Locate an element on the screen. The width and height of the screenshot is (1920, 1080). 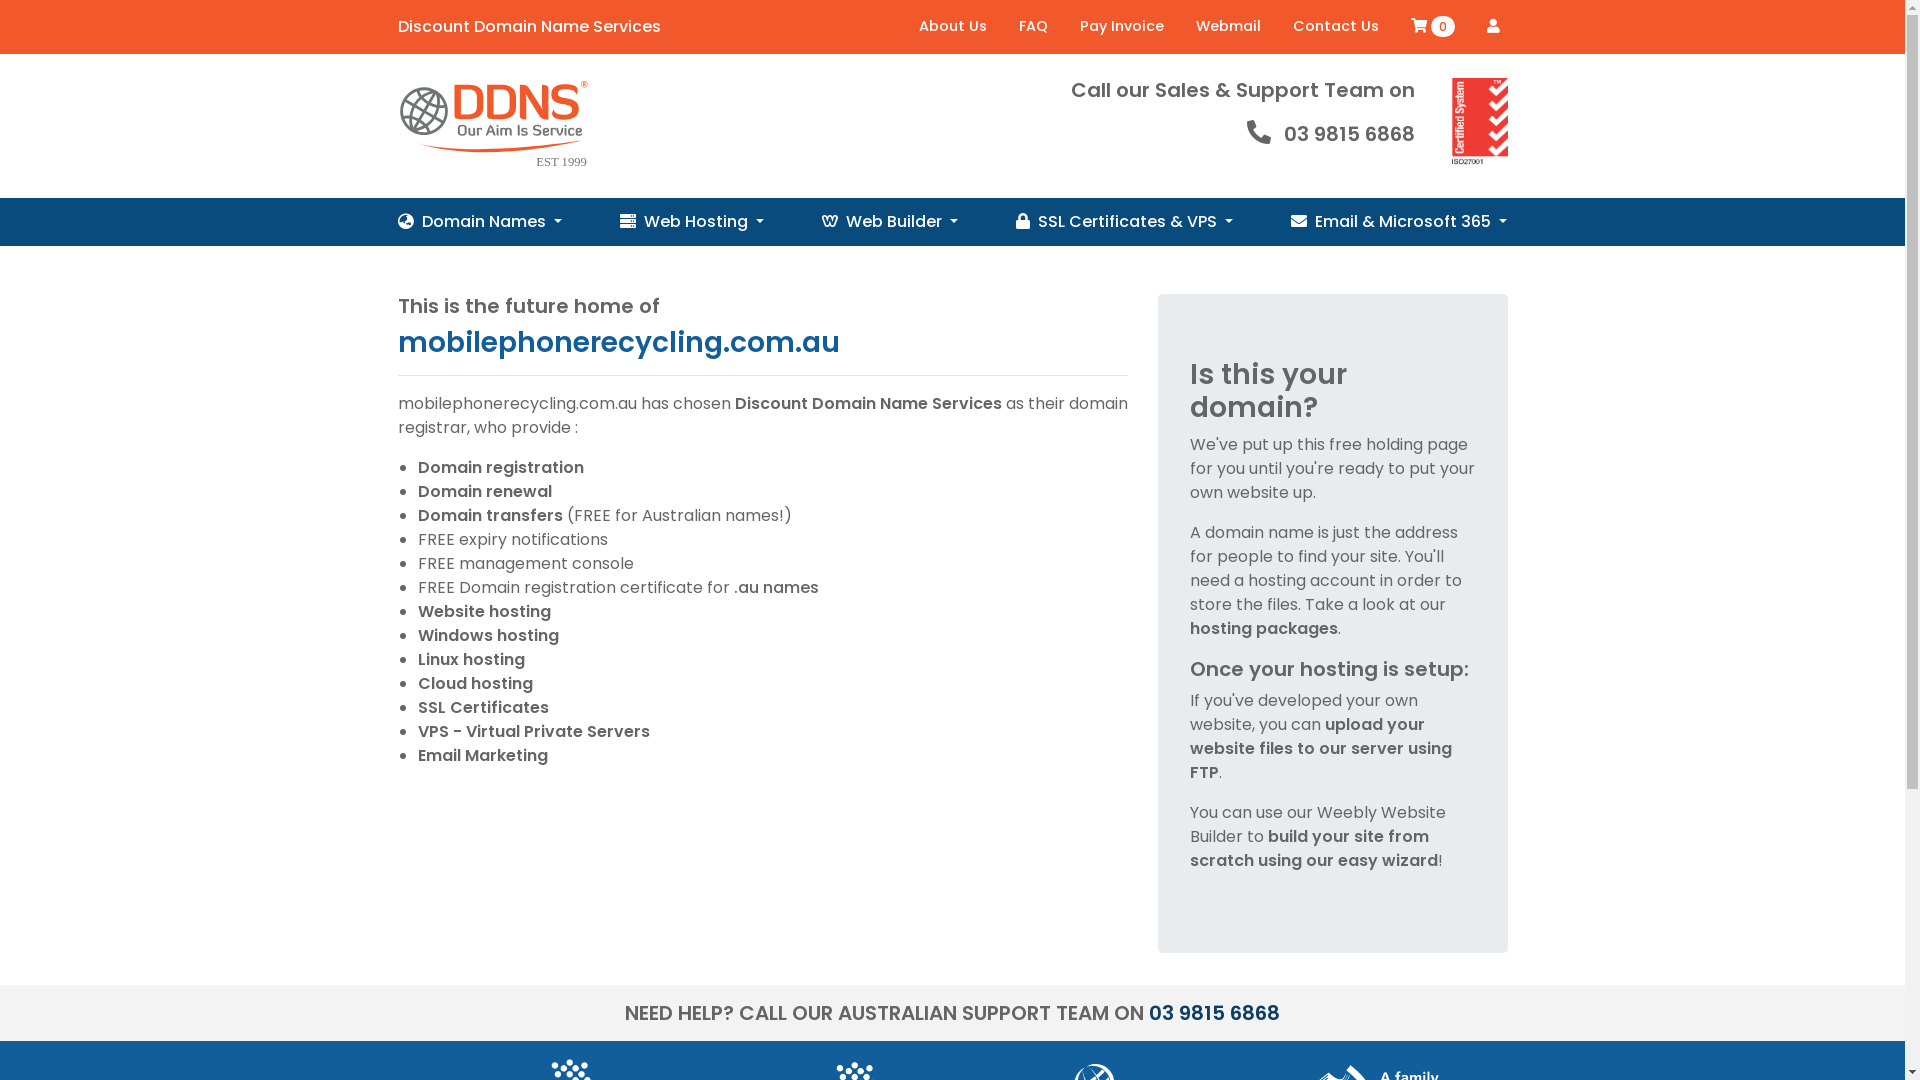
'Domain Names' is located at coordinates (480, 222).